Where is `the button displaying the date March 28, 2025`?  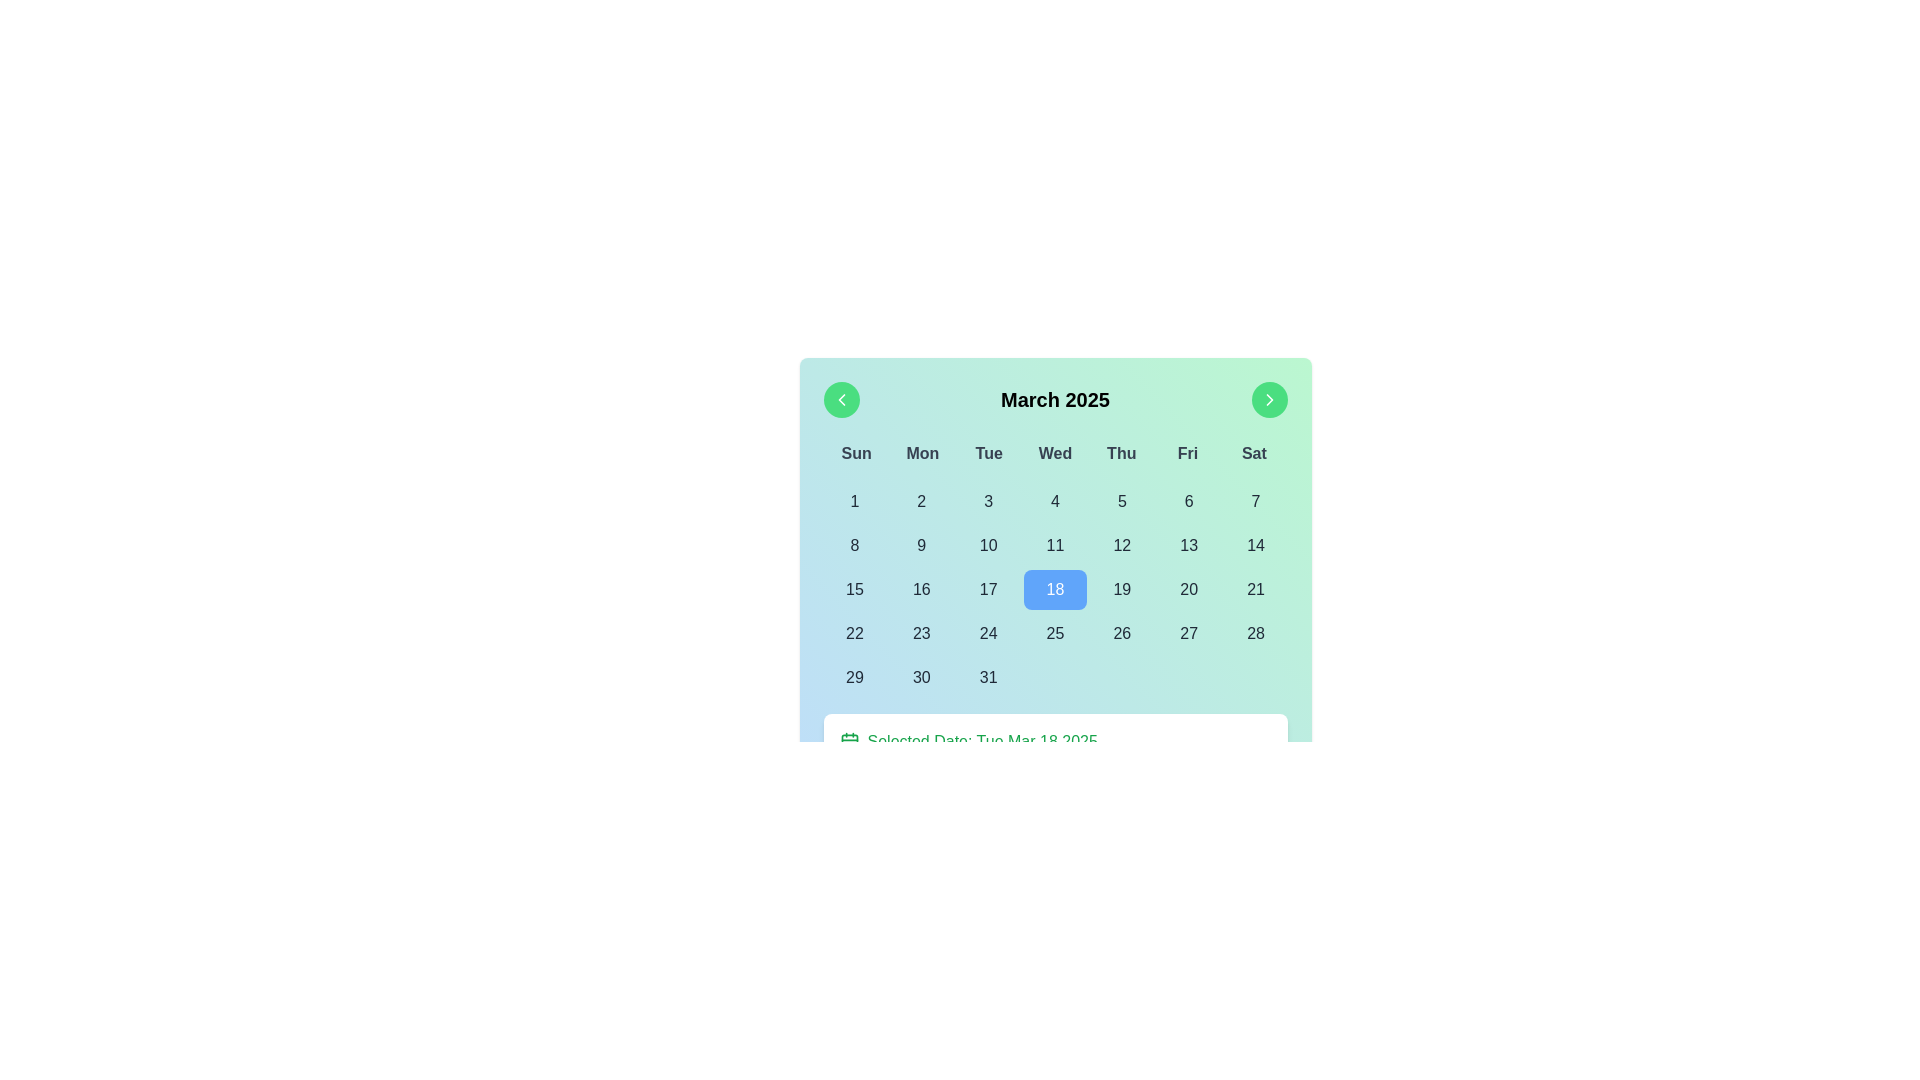 the button displaying the date March 28, 2025 is located at coordinates (1255, 633).